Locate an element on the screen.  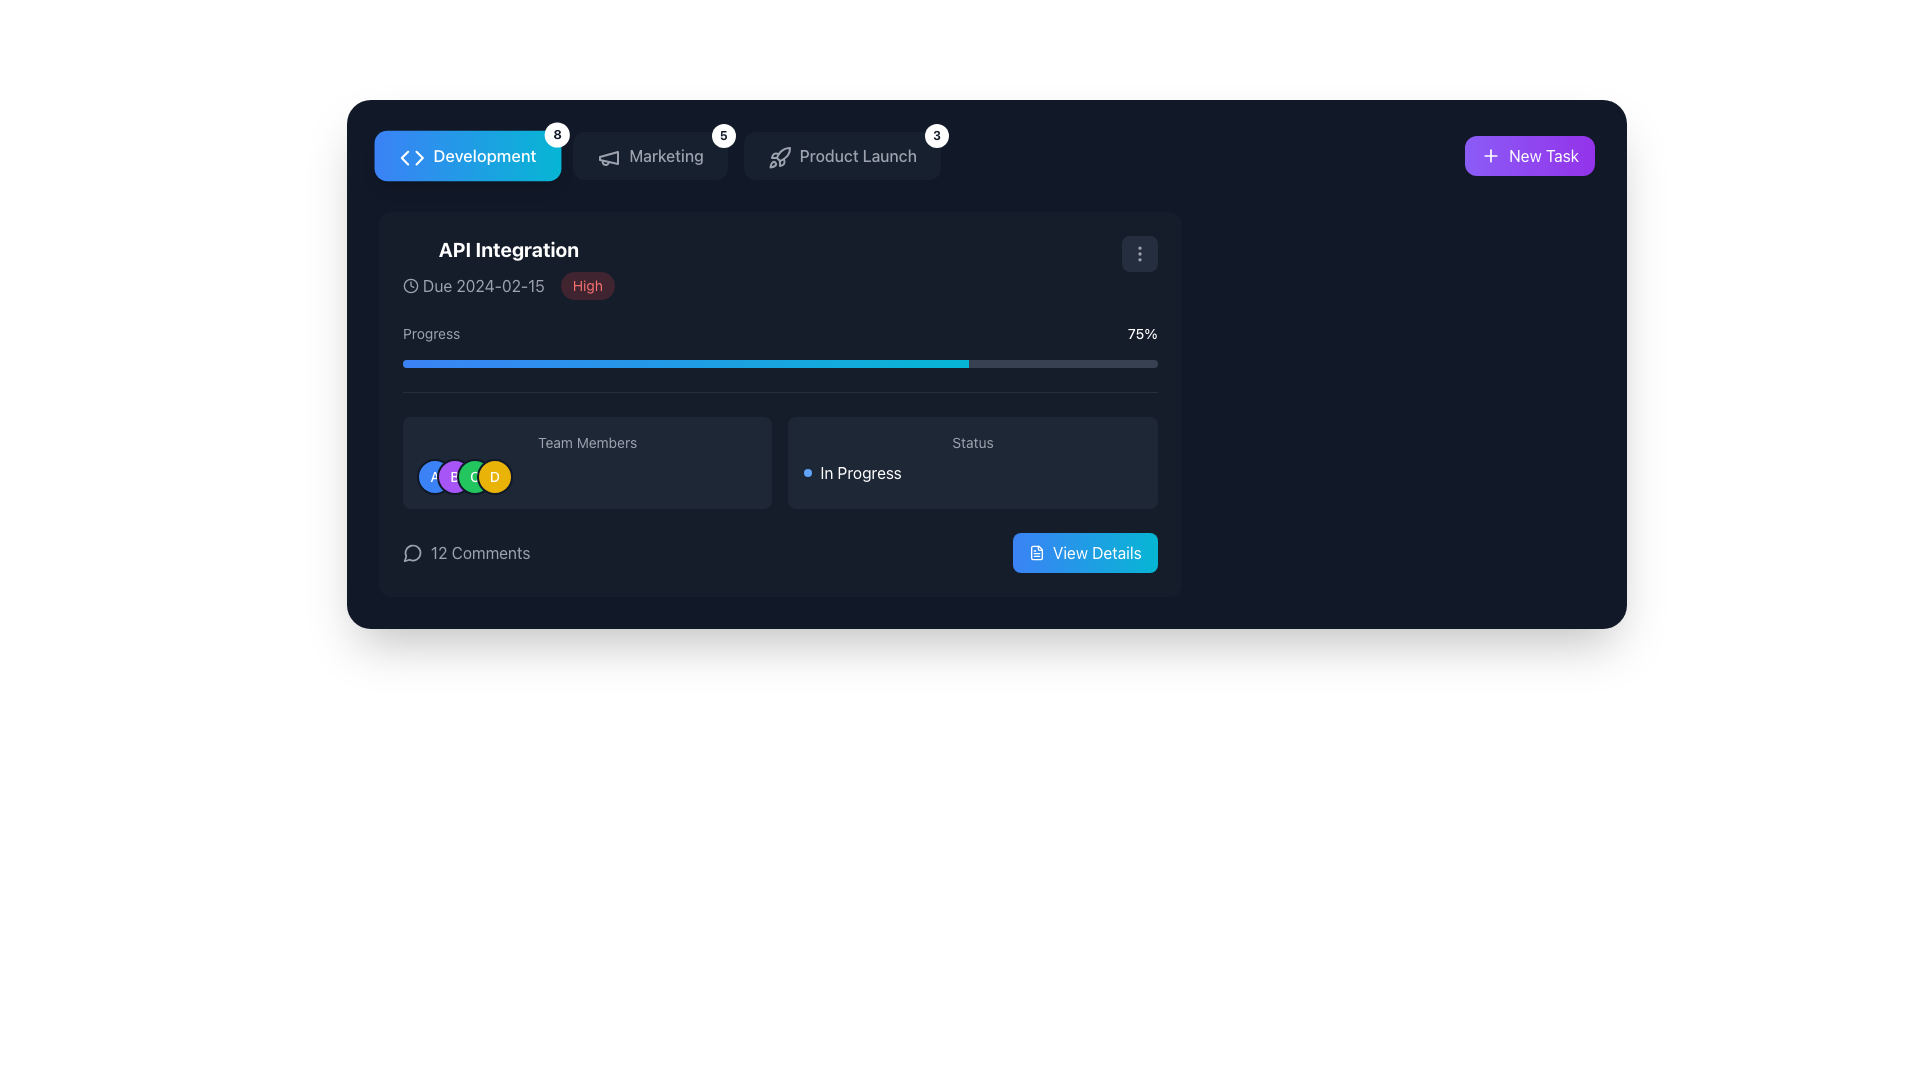
the rectangular button labeled 'Product Launch' with a rocket icon and a circular badge showing '3' is located at coordinates (842, 154).